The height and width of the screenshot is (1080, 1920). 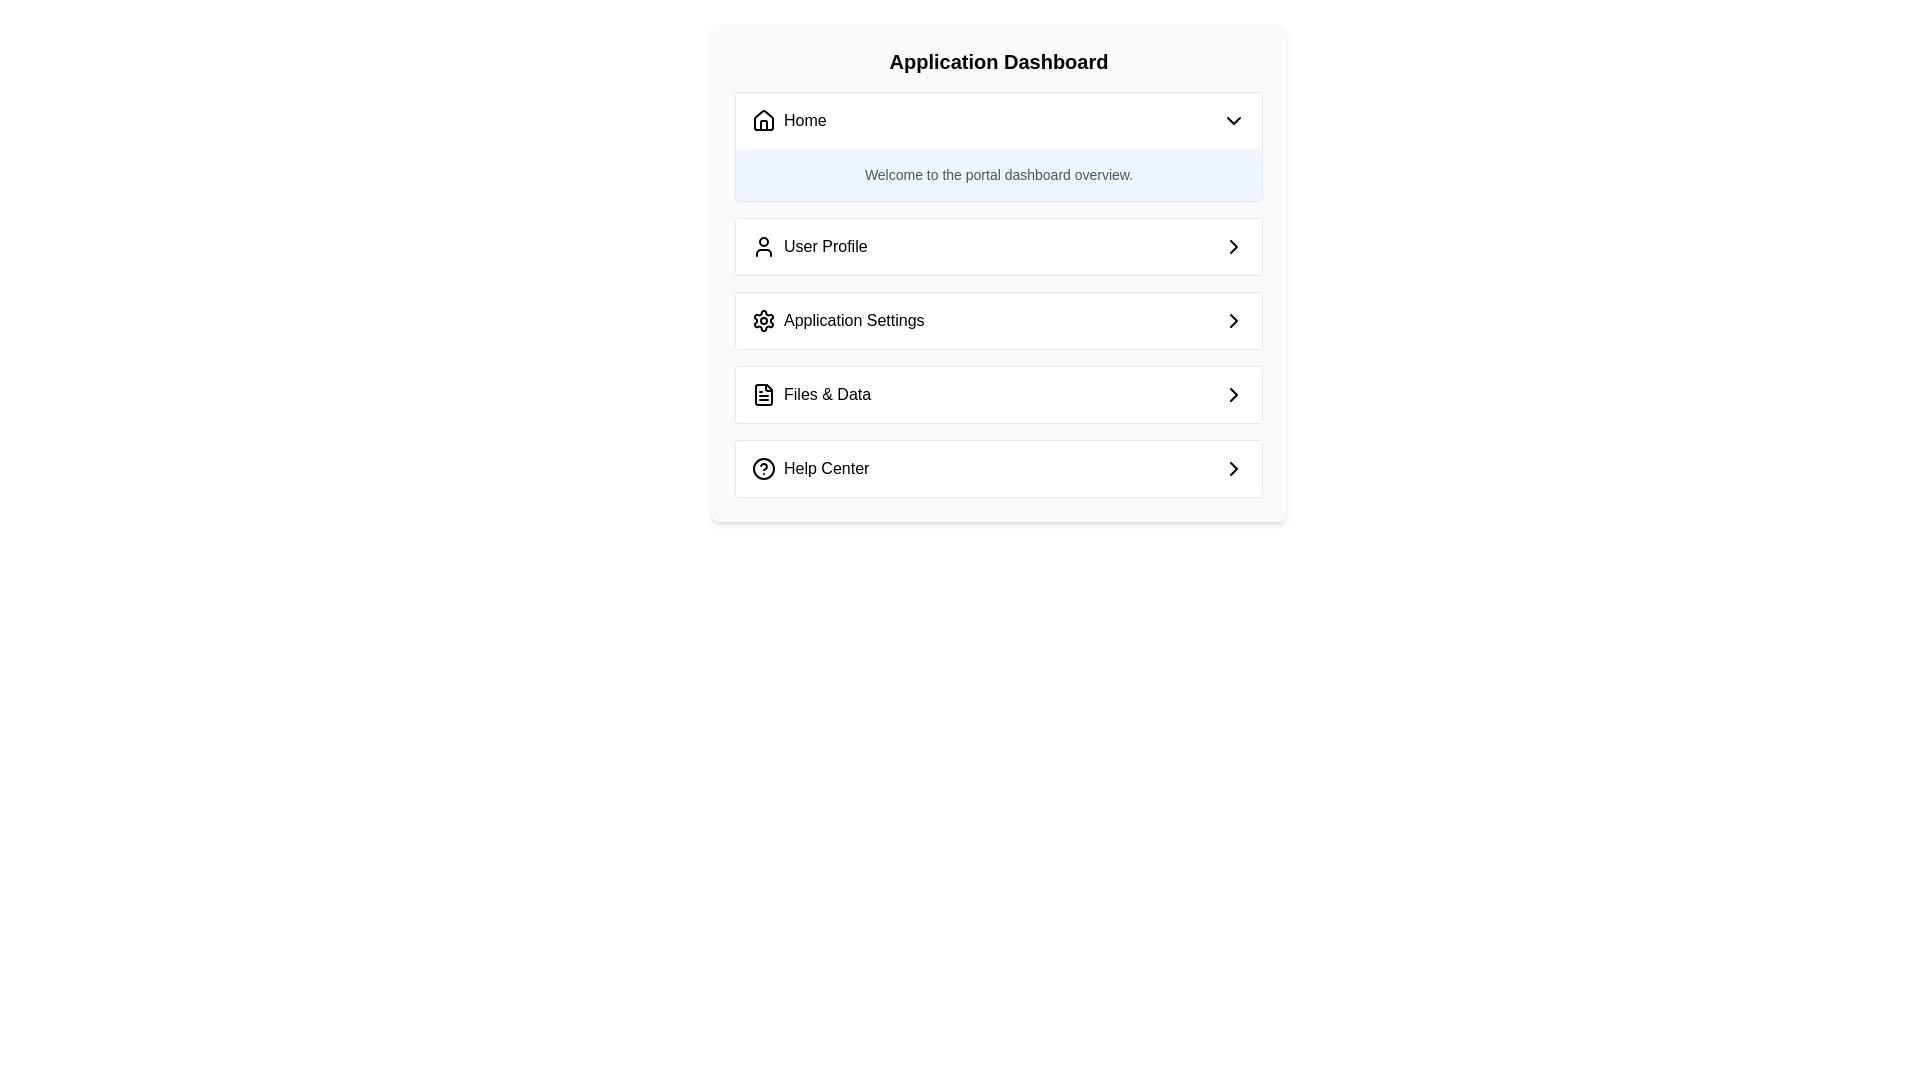 I want to click on the 'Home' label in the navigation menu, so click(x=788, y=120).